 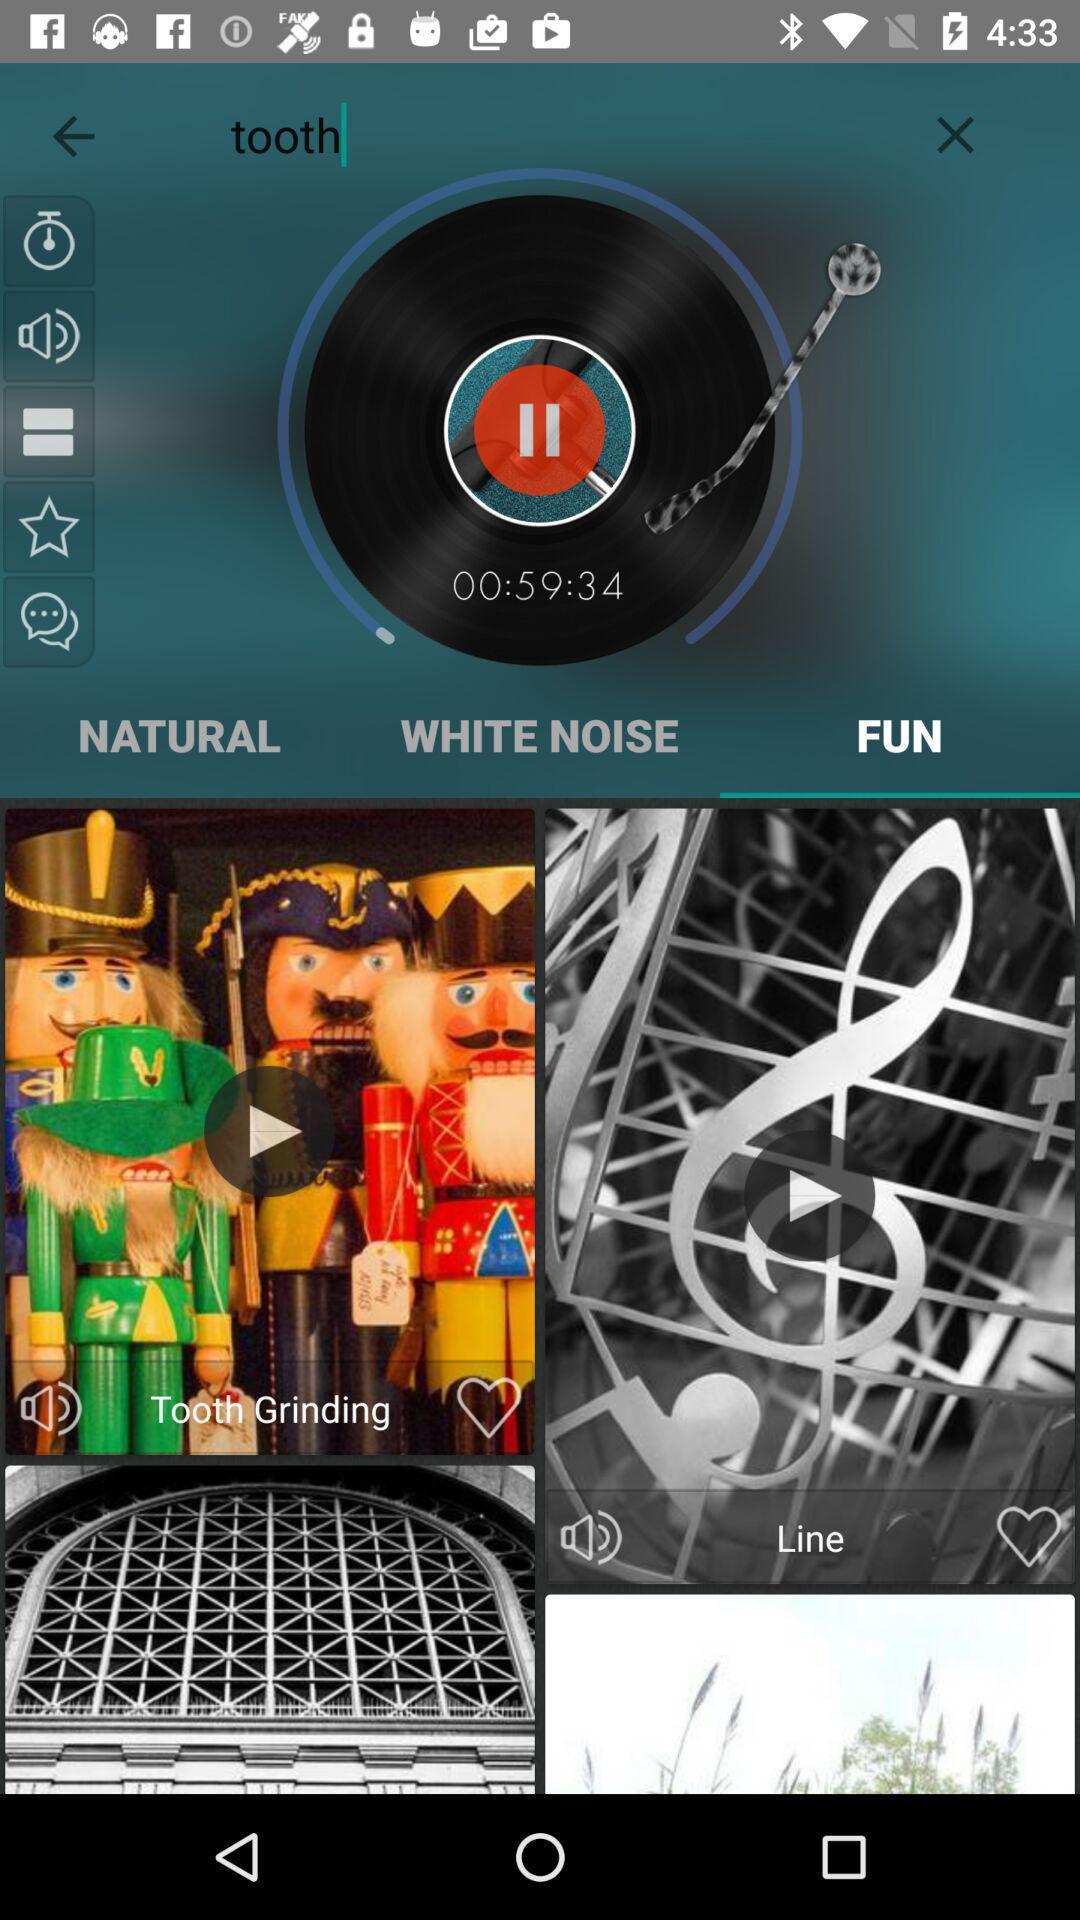 What do you see at coordinates (48, 430) in the screenshot?
I see `change display of list` at bounding box center [48, 430].